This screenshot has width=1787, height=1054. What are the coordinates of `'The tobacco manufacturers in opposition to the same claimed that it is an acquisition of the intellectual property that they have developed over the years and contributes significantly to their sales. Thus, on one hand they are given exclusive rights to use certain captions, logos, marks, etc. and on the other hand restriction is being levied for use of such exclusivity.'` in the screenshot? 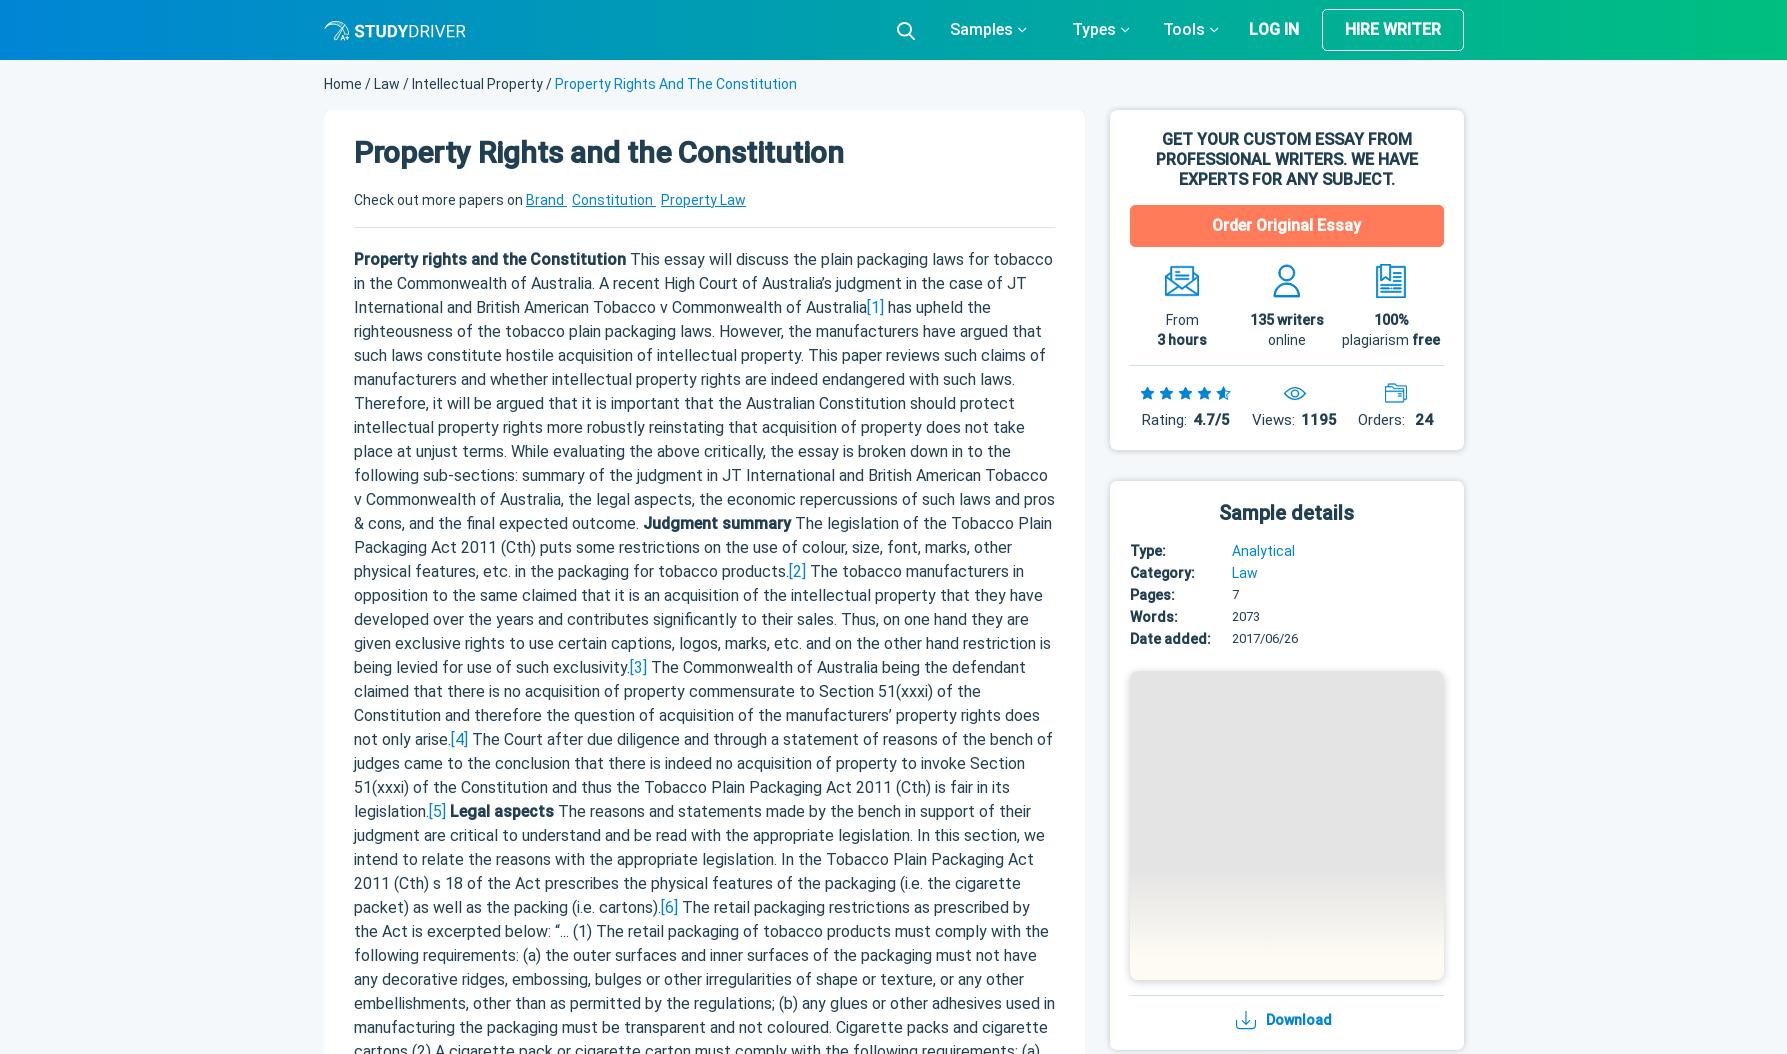 It's located at (700, 617).